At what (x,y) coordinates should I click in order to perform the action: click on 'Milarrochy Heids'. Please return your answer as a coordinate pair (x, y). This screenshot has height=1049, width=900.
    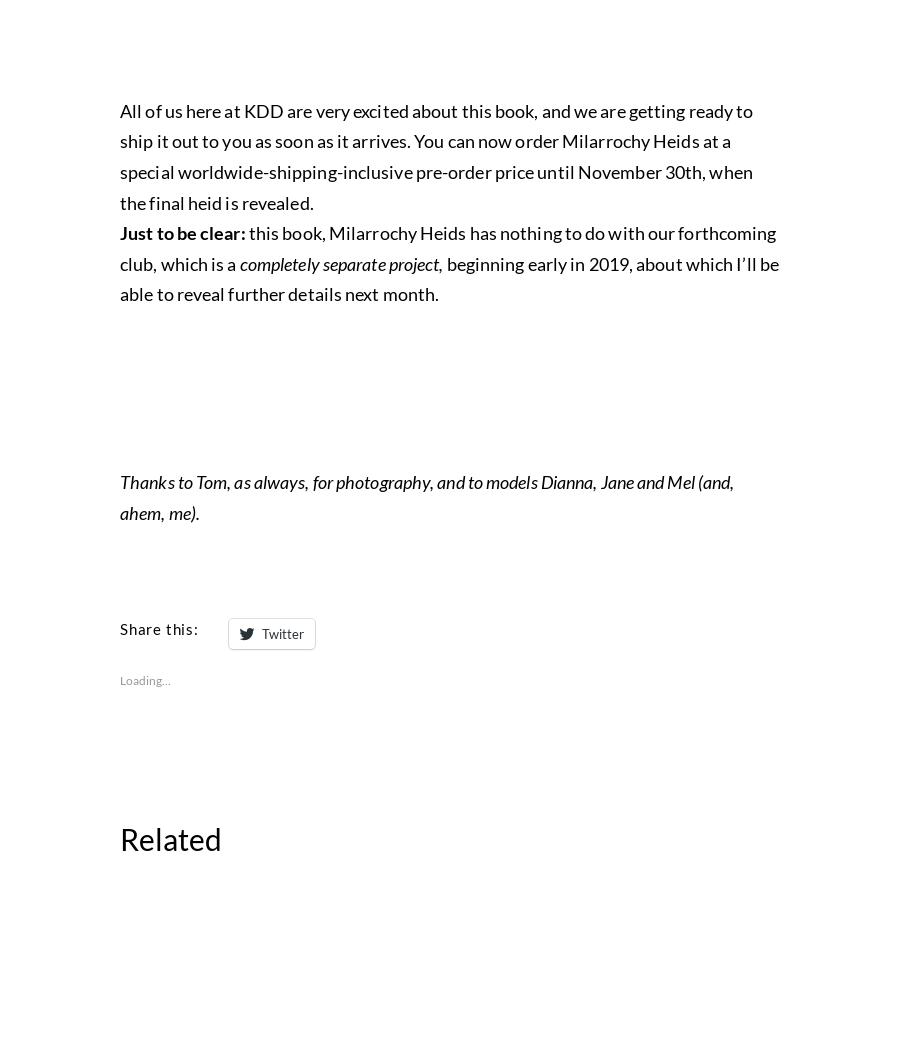
    Looking at the image, I should click on (396, 670).